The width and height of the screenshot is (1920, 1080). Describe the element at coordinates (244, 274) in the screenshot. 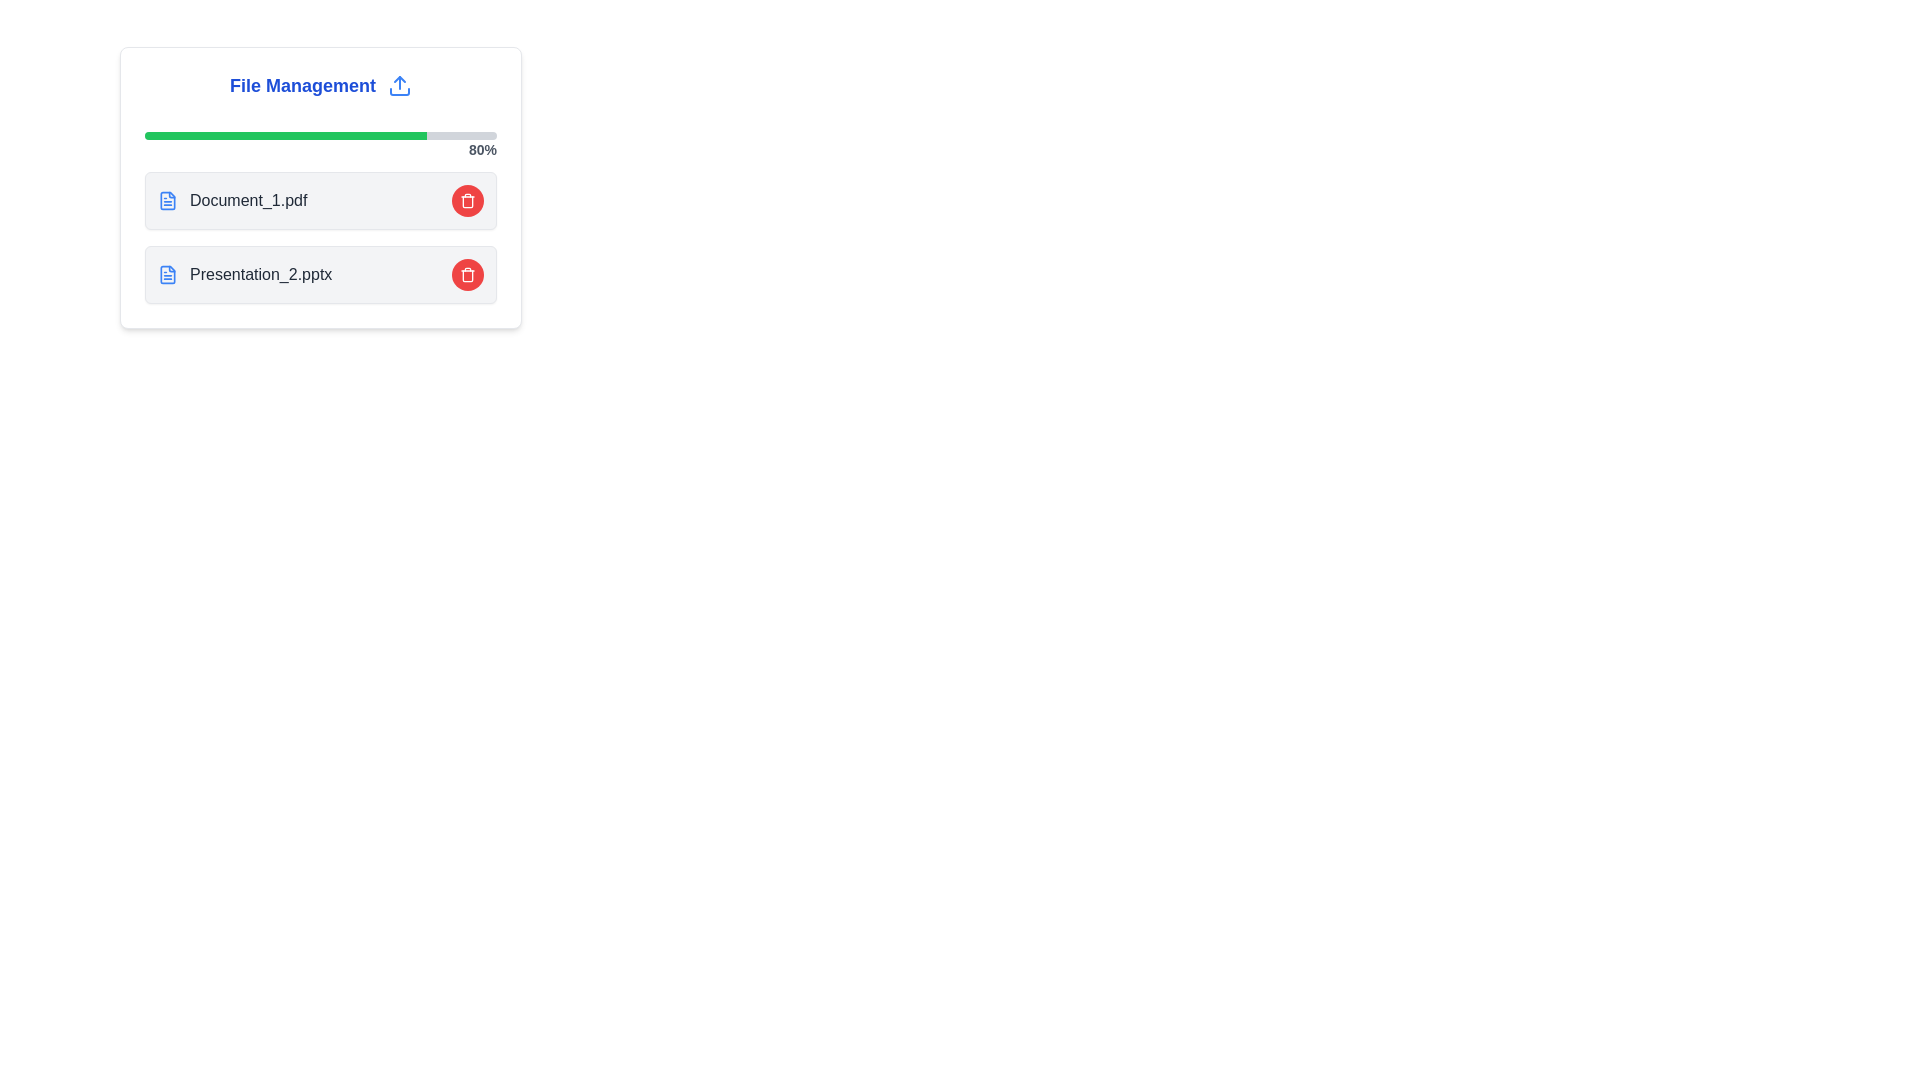

I see `the filename 'Presentation_2.pptx'` at that location.